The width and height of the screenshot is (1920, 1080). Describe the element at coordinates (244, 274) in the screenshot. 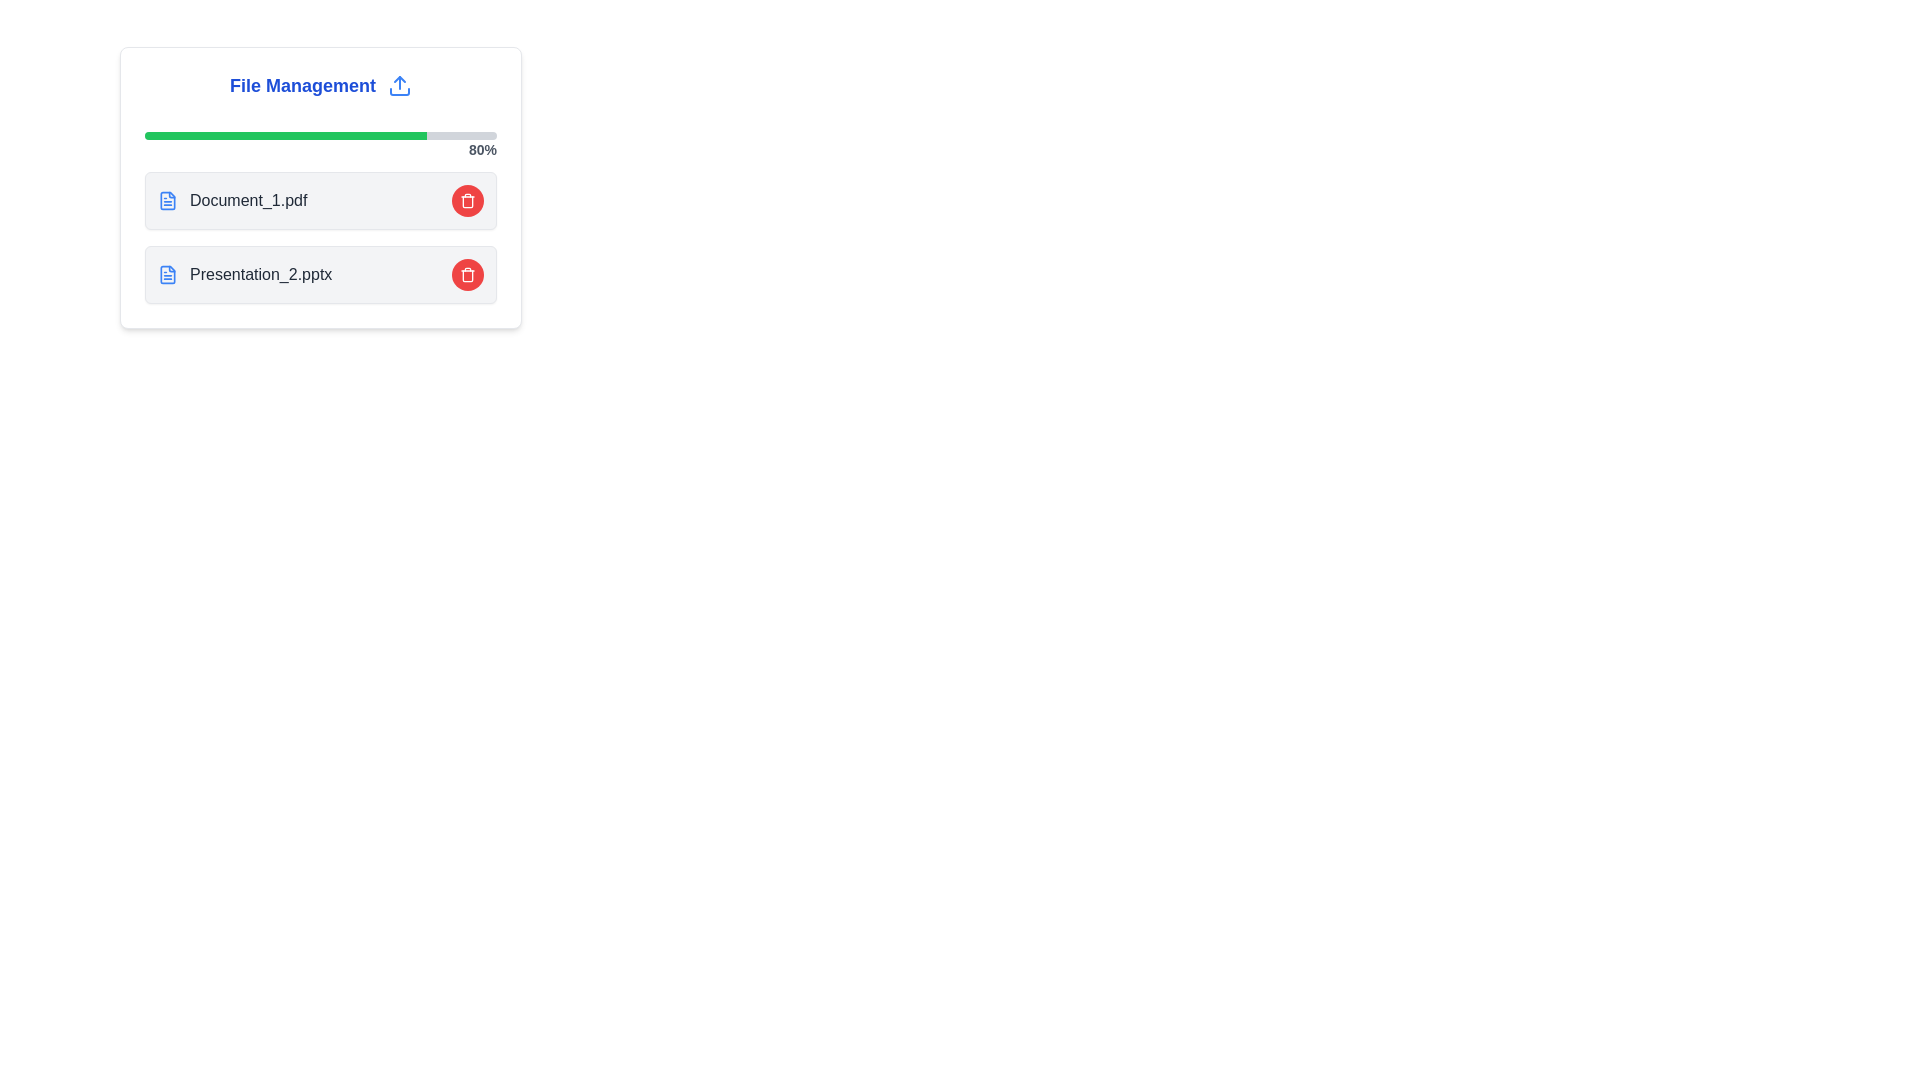

I see `the filename 'Presentation_2.pptx'` at that location.